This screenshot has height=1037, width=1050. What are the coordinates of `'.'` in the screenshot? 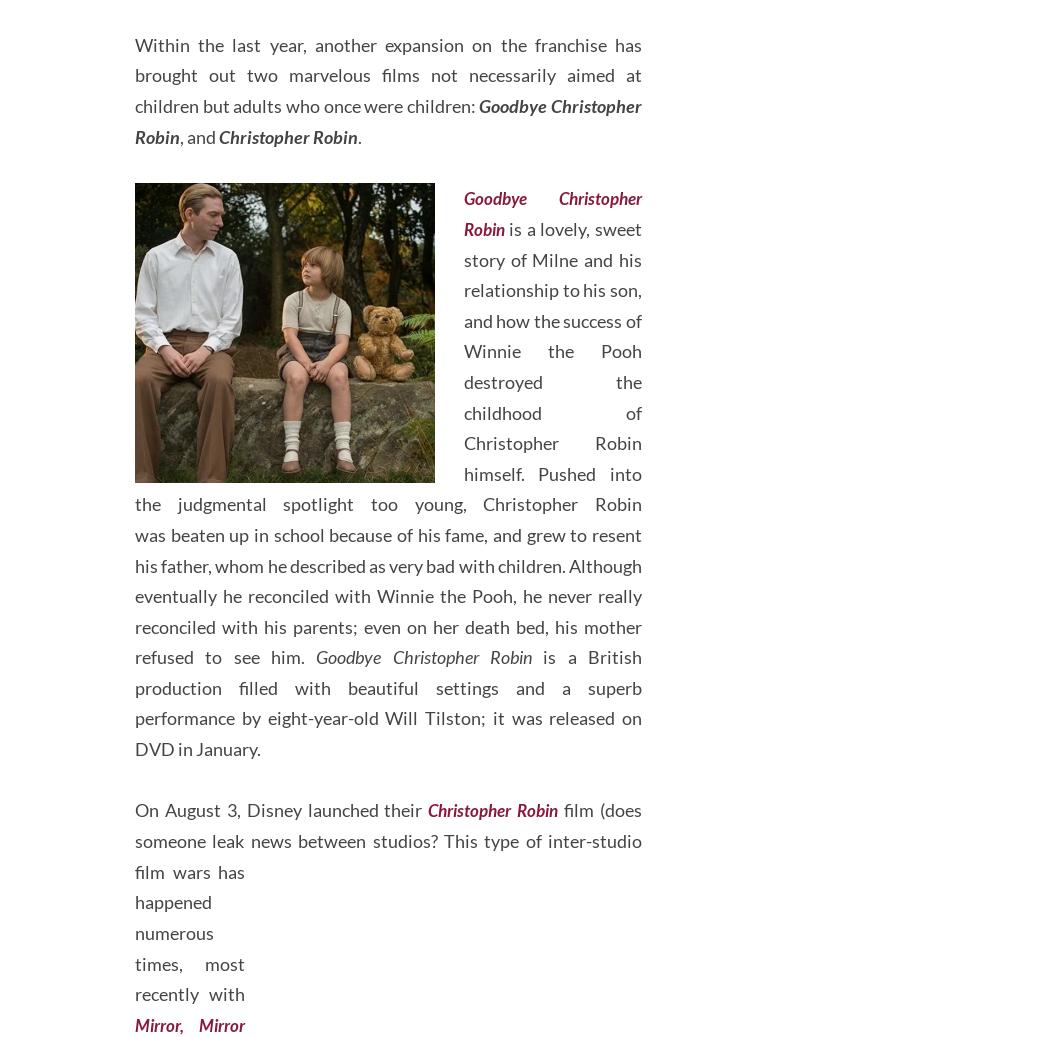 It's located at (359, 210).